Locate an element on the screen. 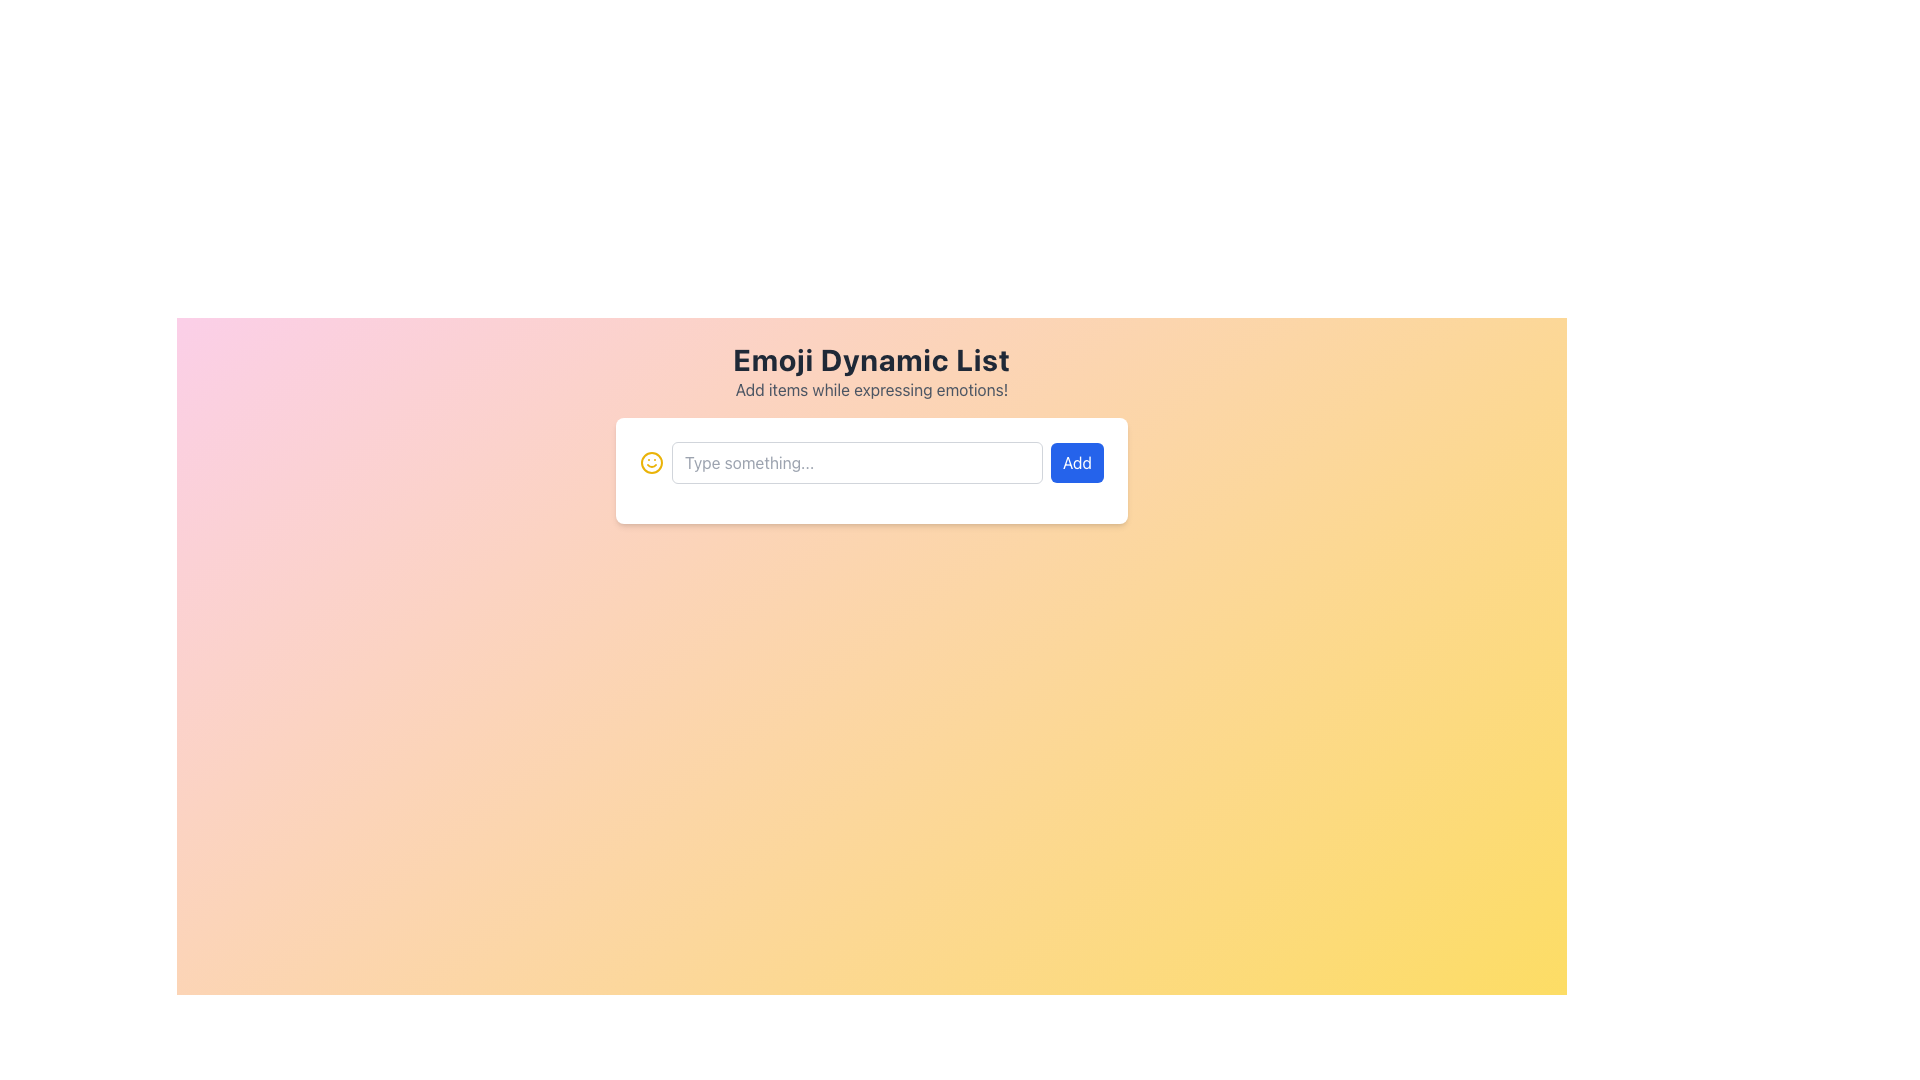 The image size is (1920, 1080). the blue 'Add' button with rounded corners is located at coordinates (1076, 462).